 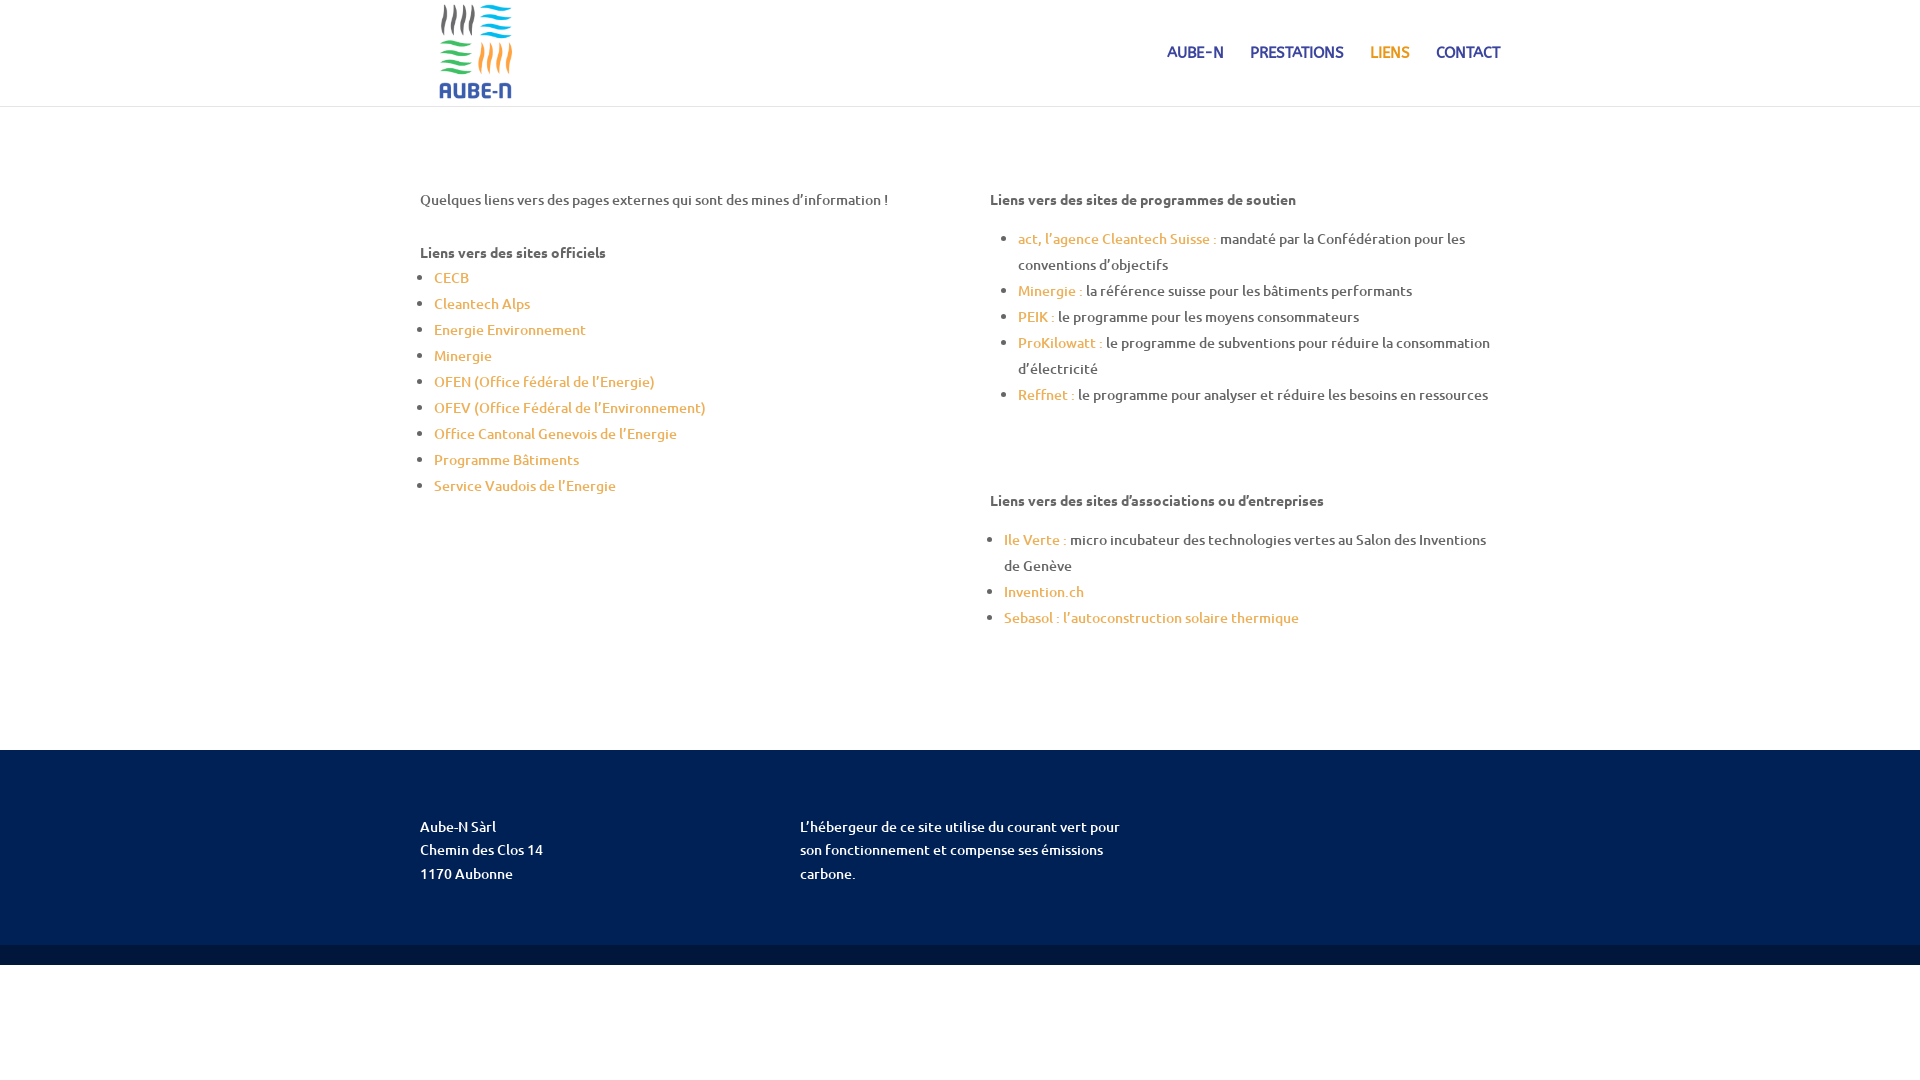 What do you see at coordinates (1037, 315) in the screenshot?
I see `'PEIK :'` at bounding box center [1037, 315].